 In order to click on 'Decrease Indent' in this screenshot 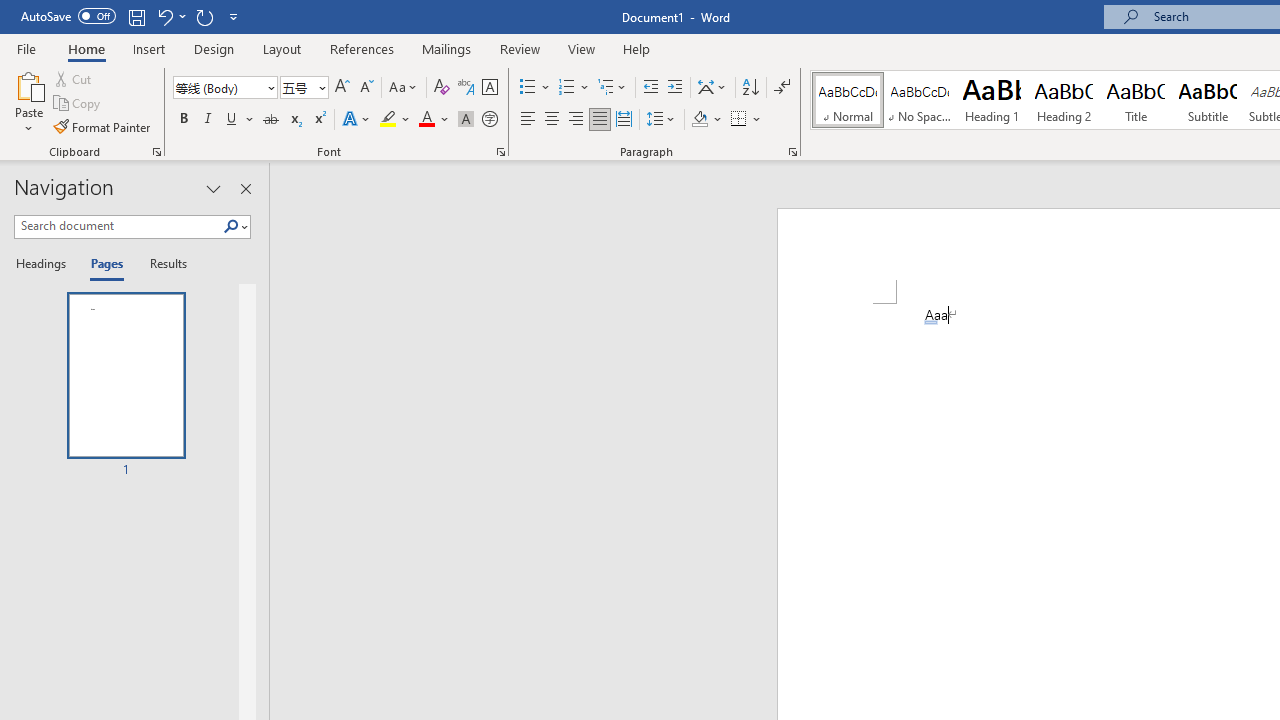, I will do `click(650, 86)`.